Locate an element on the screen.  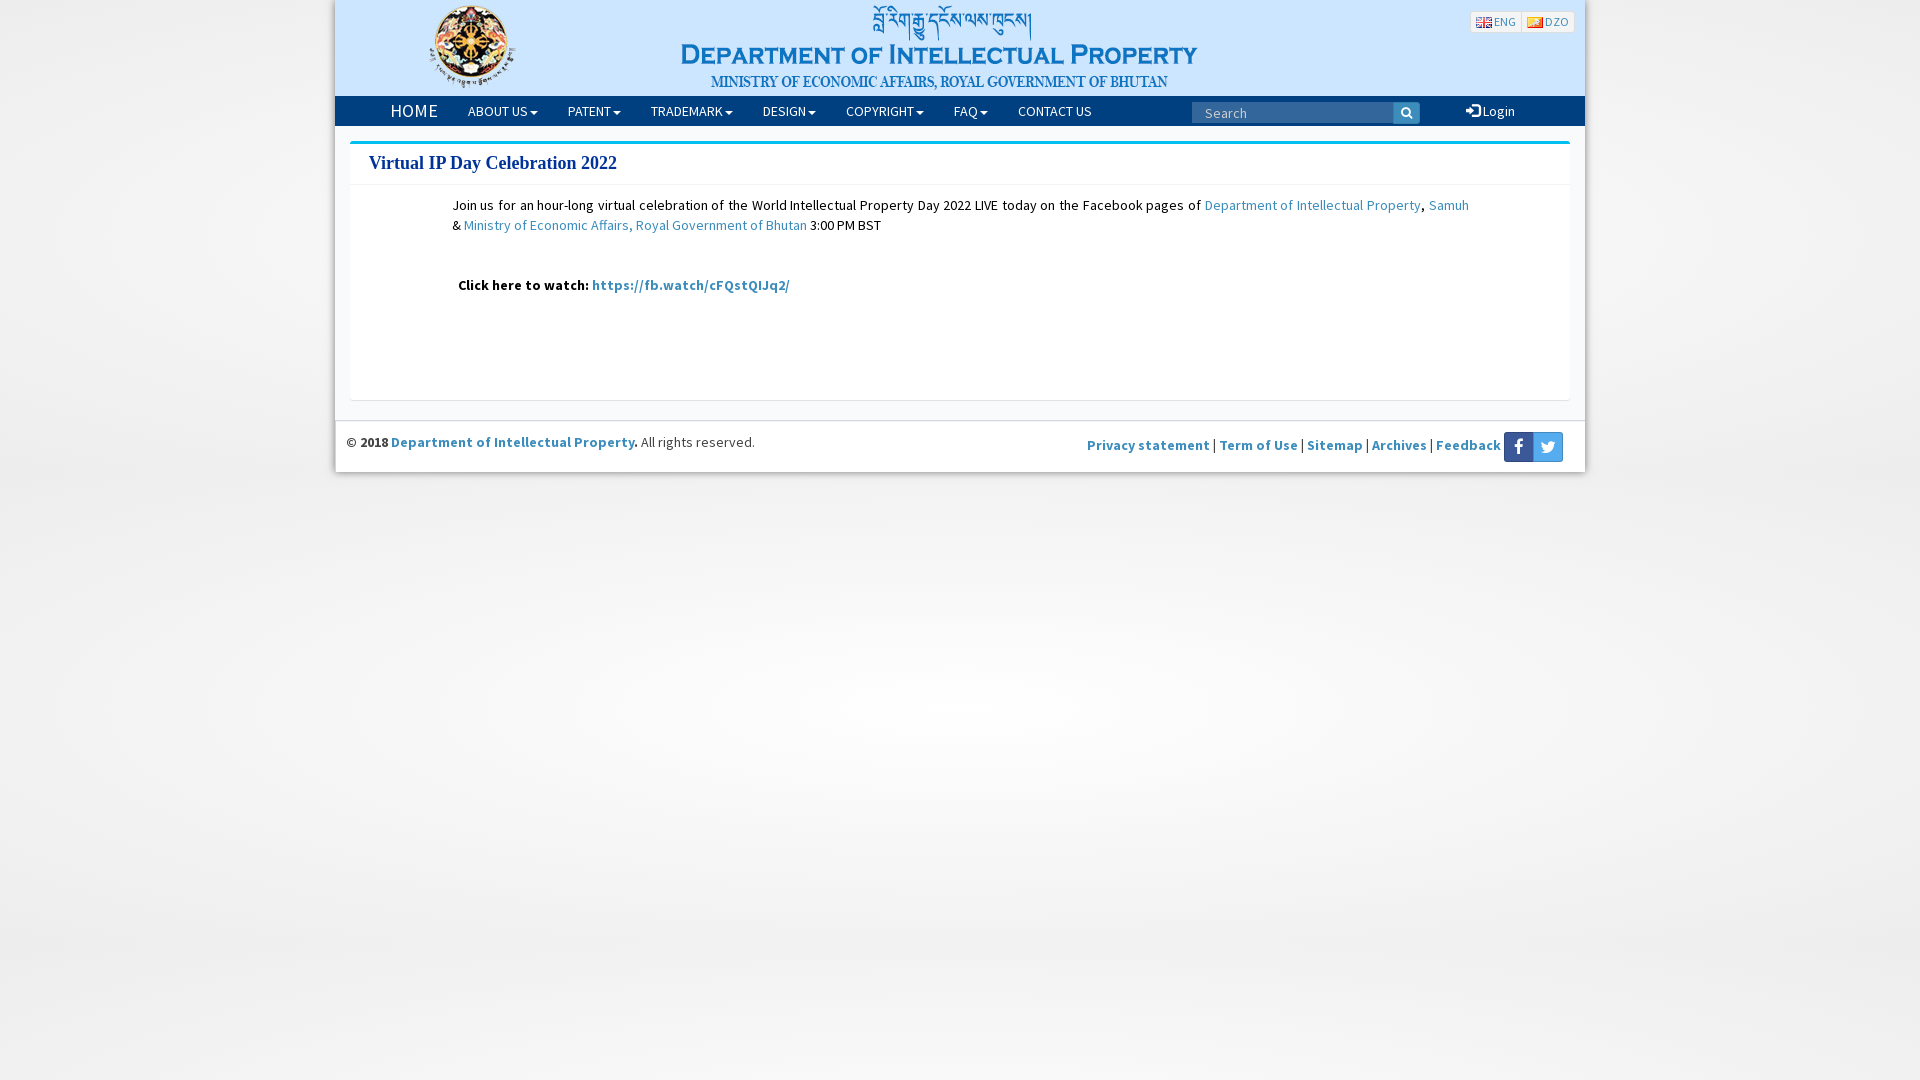
'https://fb.watch/cFQstQIJq2/' is located at coordinates (691, 285).